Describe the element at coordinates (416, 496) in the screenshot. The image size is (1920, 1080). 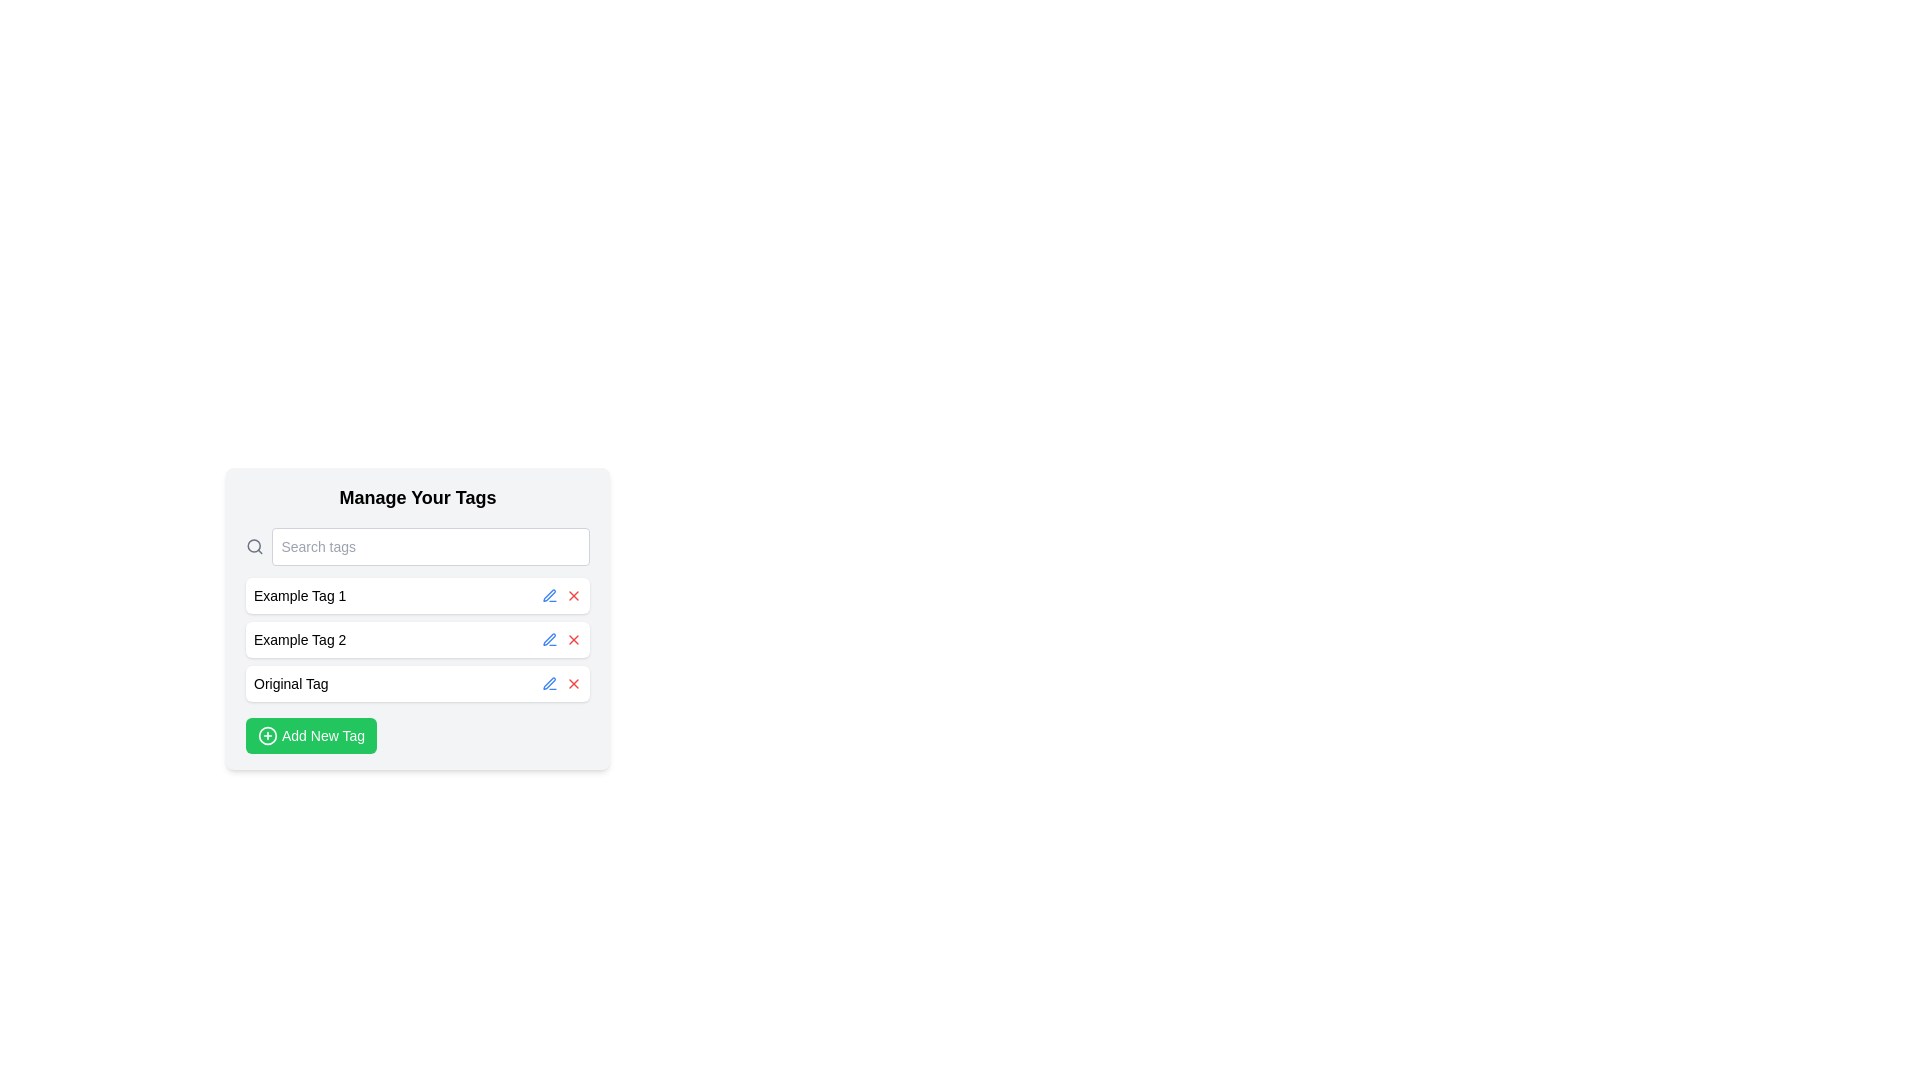
I see `the Text Label that serves as a title or header for the section, located at the topmost position above the search input field and list of tags` at that location.